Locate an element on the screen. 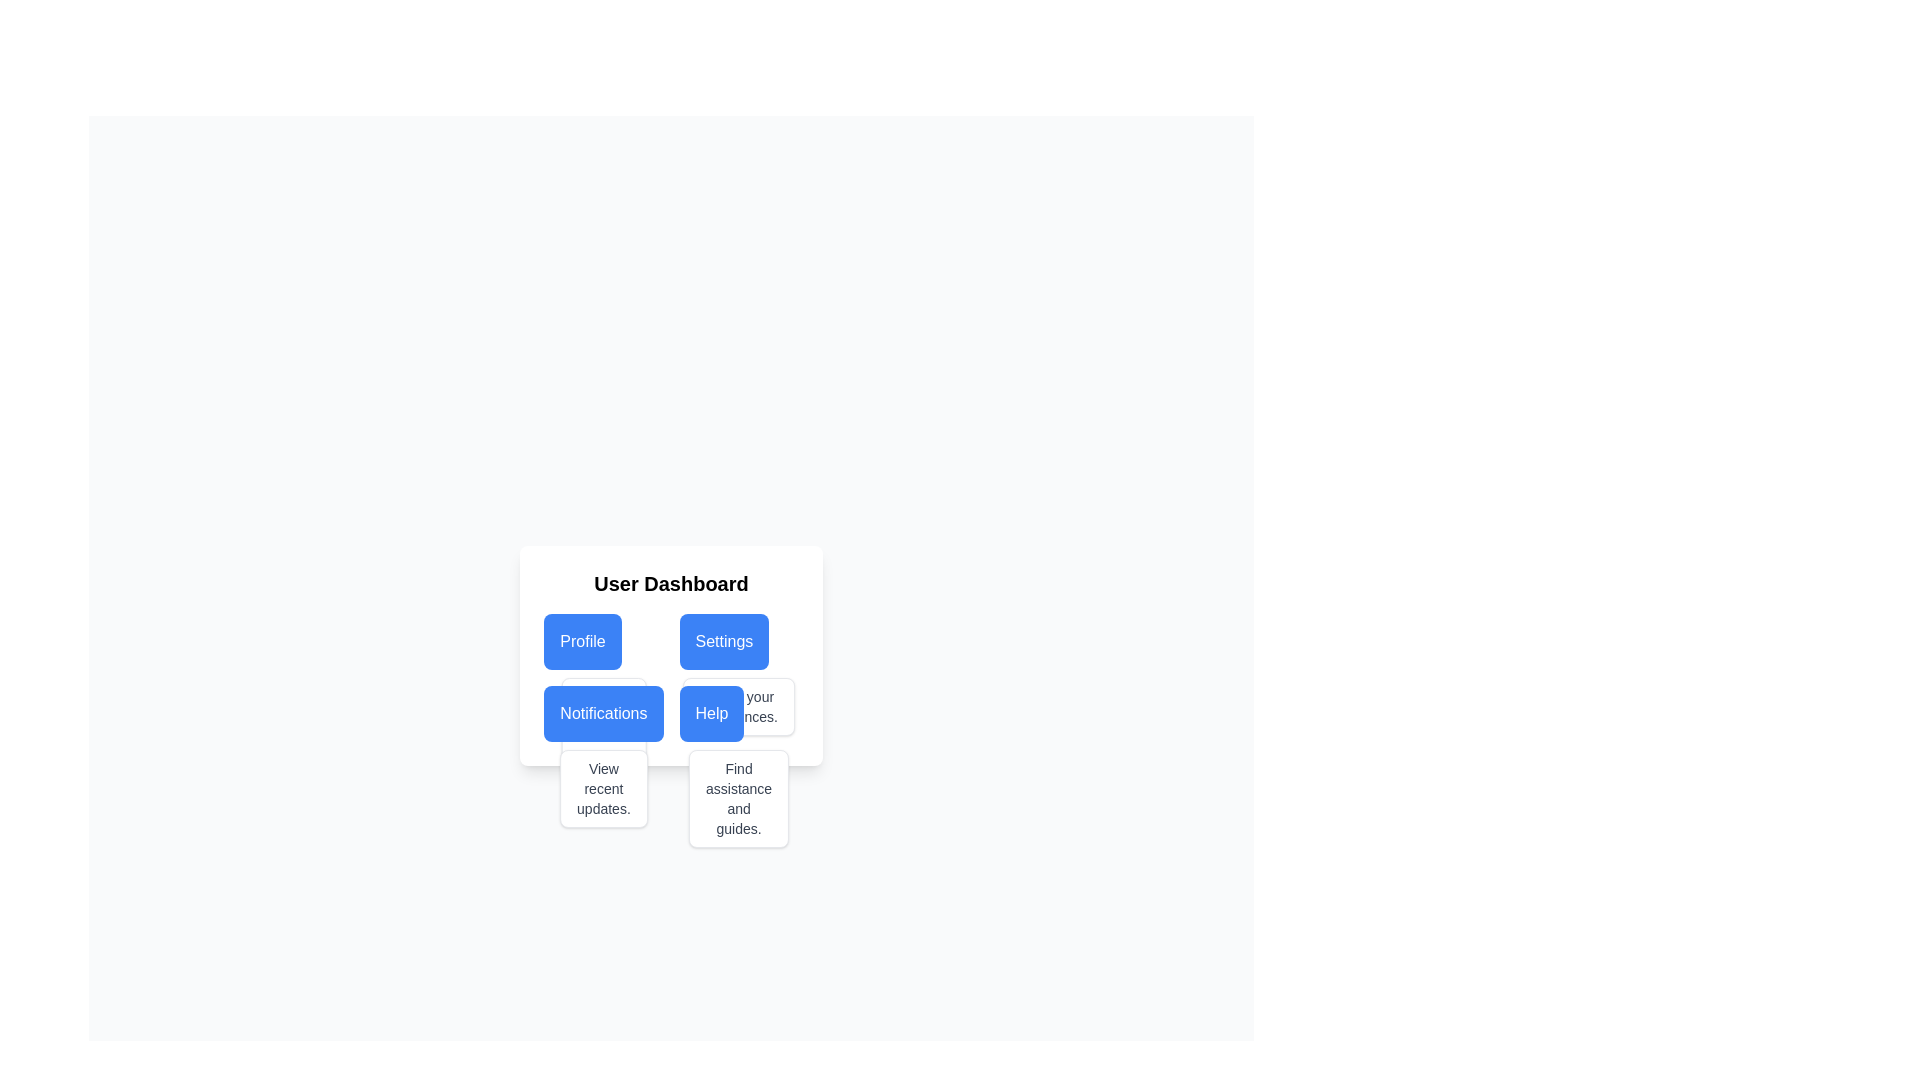 The image size is (1920, 1080). the blue 'Profile' button with rounded corners in the top-left corner of the user interaction grid is located at coordinates (581, 641).